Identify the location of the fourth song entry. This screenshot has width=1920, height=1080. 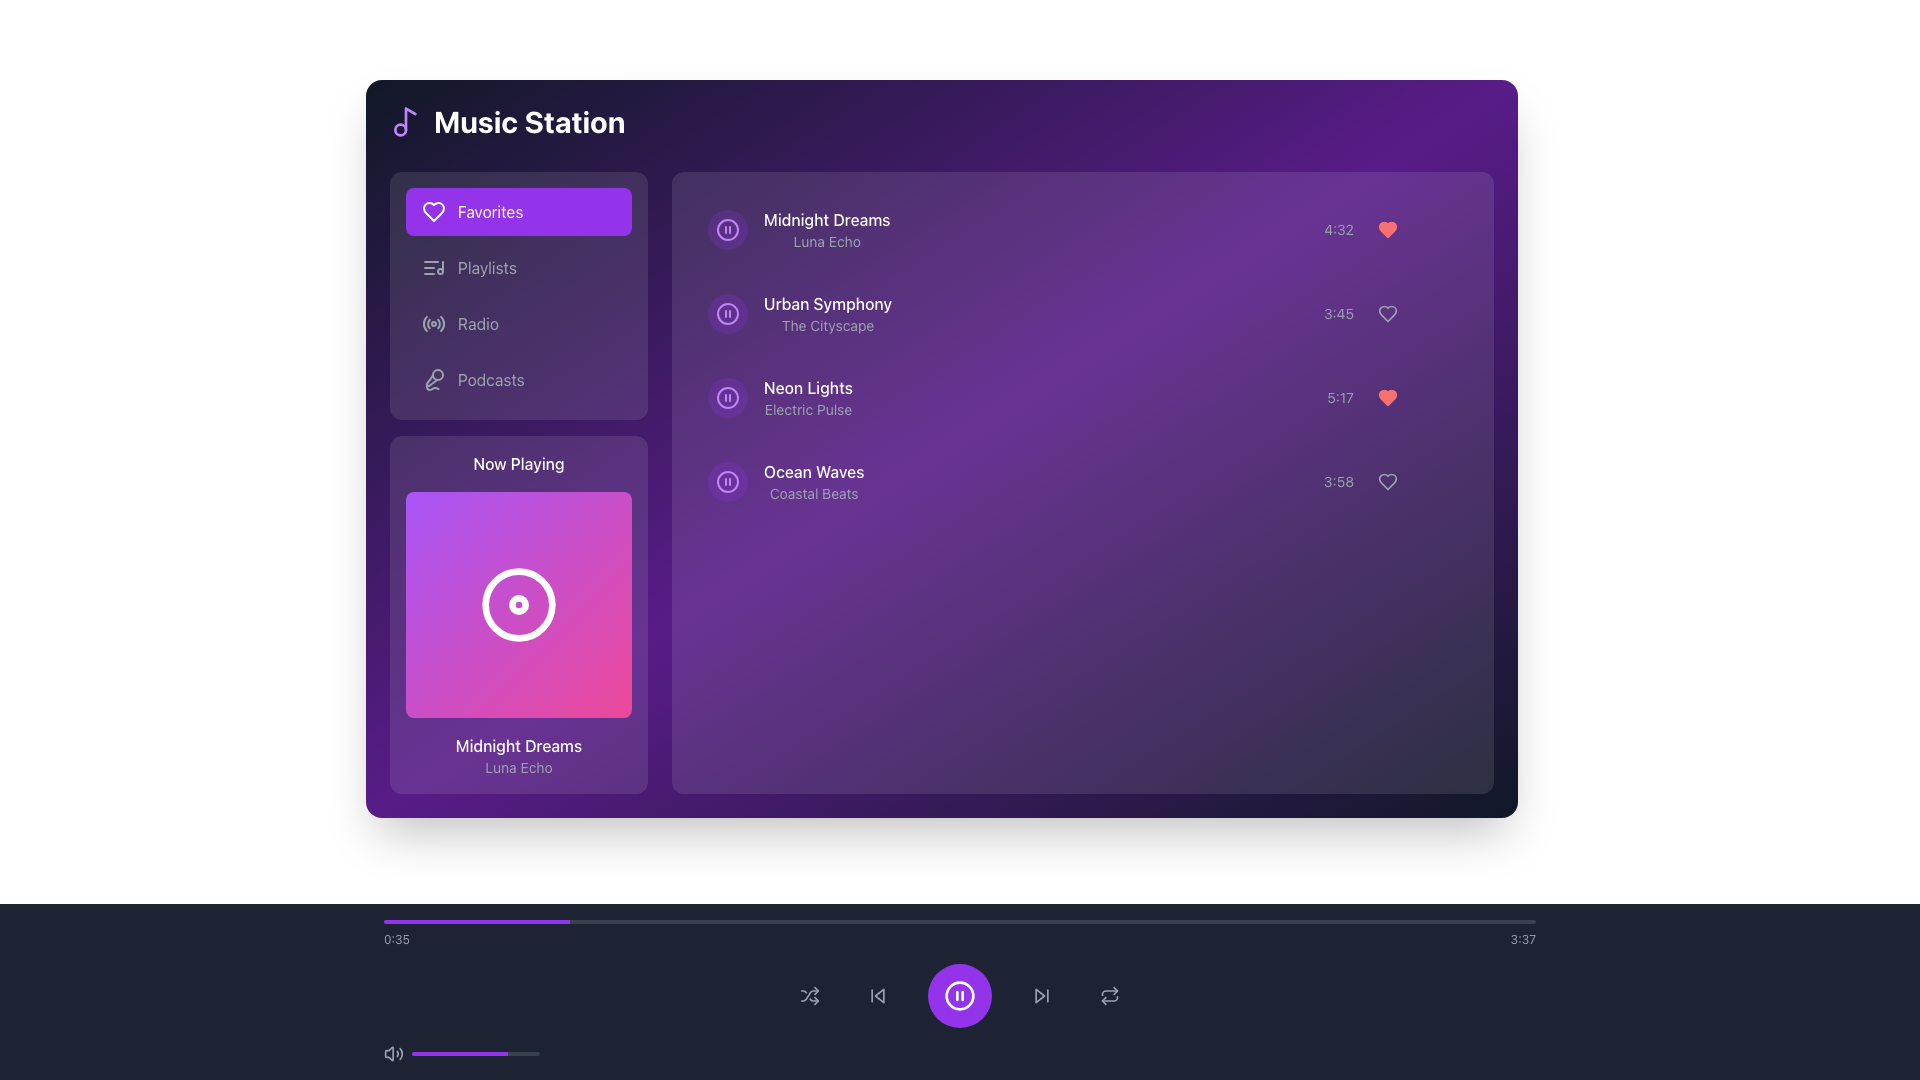
(814, 482).